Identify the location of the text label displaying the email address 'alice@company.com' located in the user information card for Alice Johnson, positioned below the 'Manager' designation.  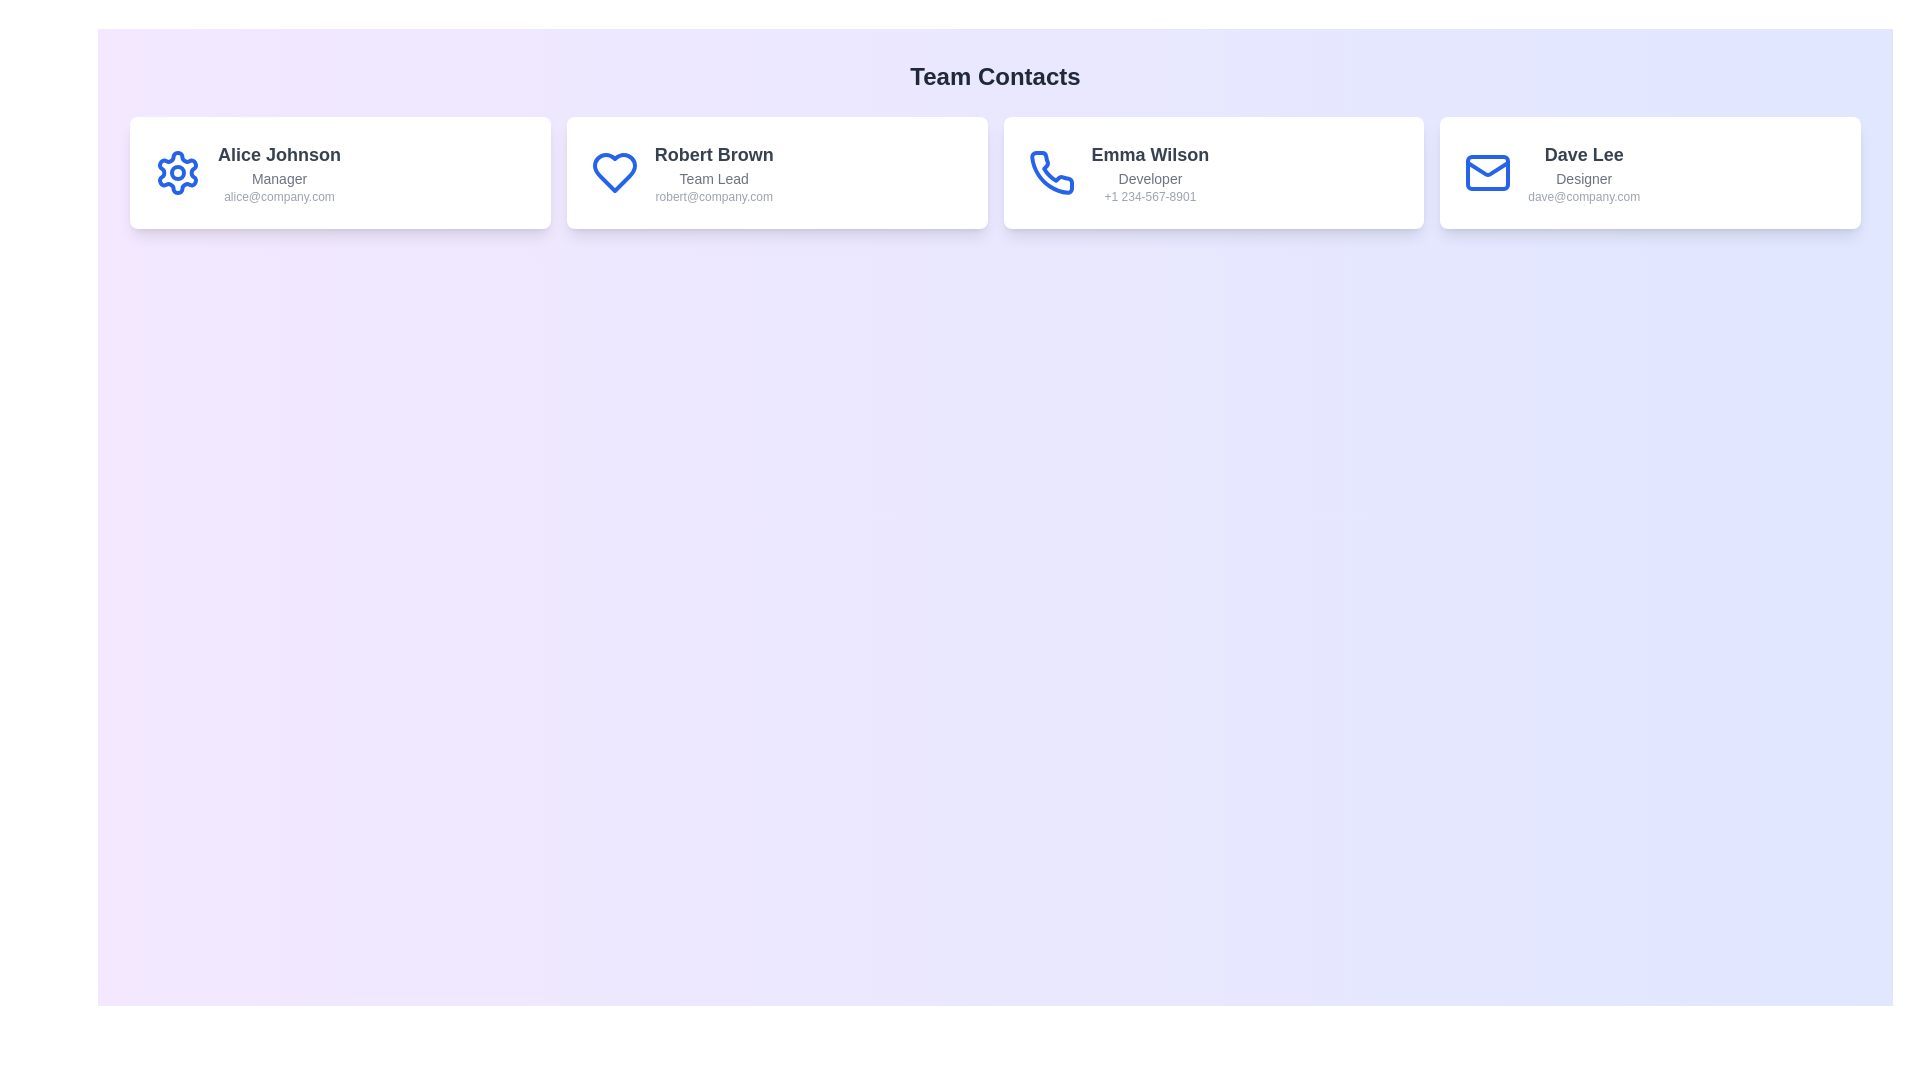
(278, 196).